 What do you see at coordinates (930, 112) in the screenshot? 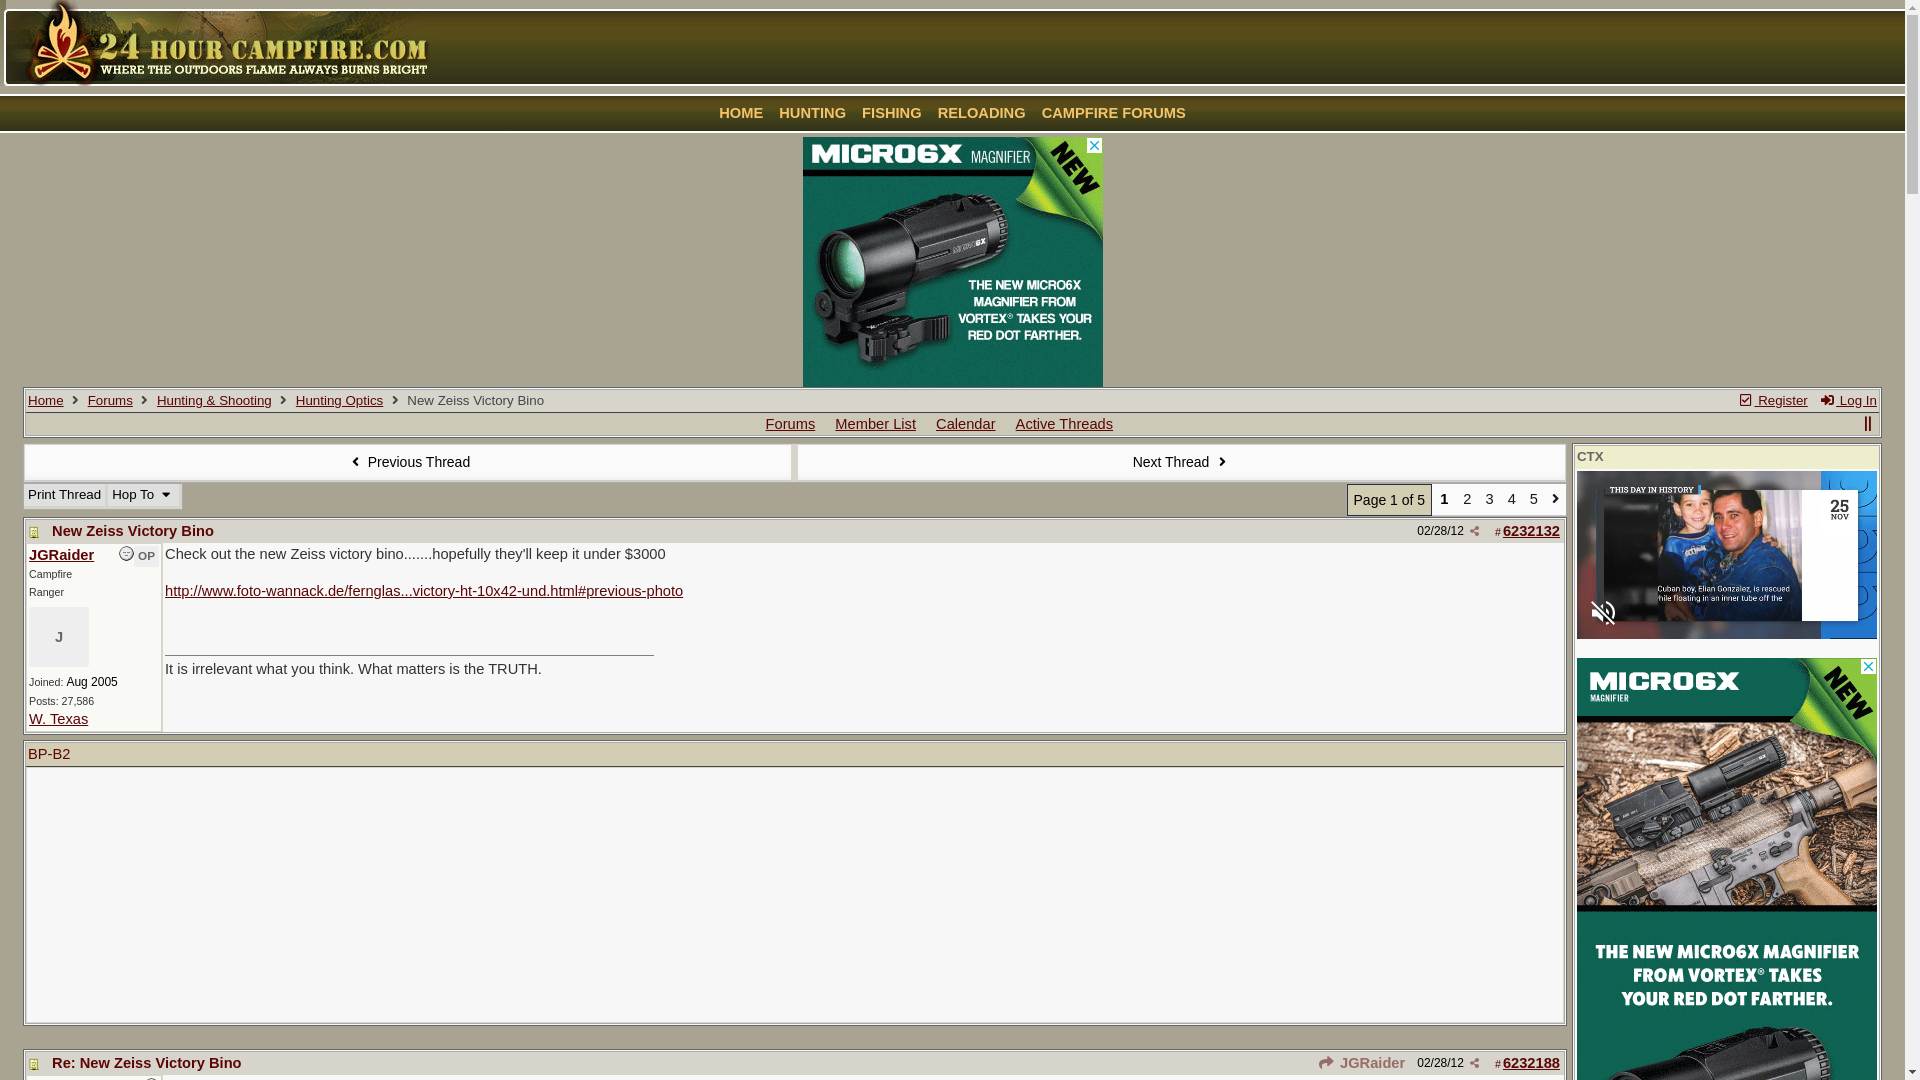
I see `'RELOADING'` at bounding box center [930, 112].